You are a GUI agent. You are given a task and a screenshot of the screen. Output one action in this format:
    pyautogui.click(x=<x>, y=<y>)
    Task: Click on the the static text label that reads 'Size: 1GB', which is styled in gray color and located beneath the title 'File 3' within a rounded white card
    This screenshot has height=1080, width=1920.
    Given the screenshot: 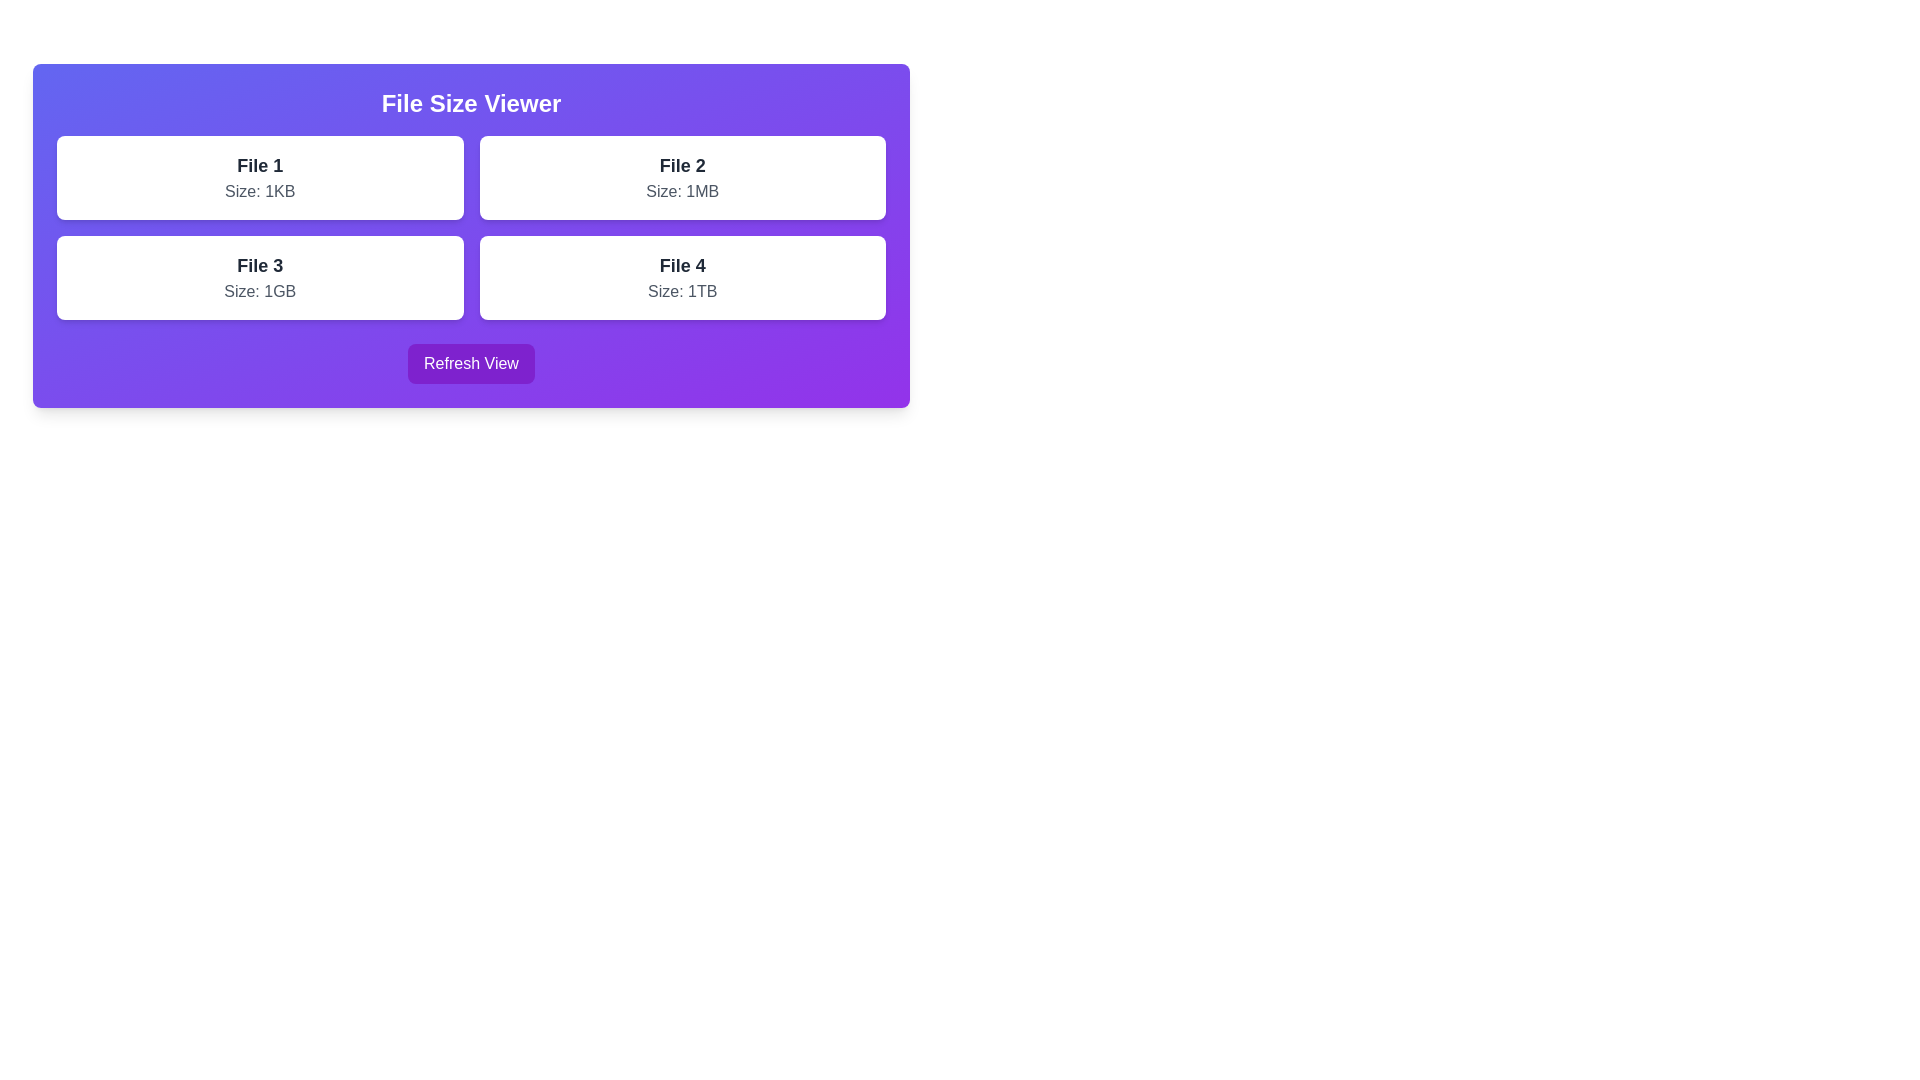 What is the action you would take?
    pyautogui.click(x=259, y=292)
    